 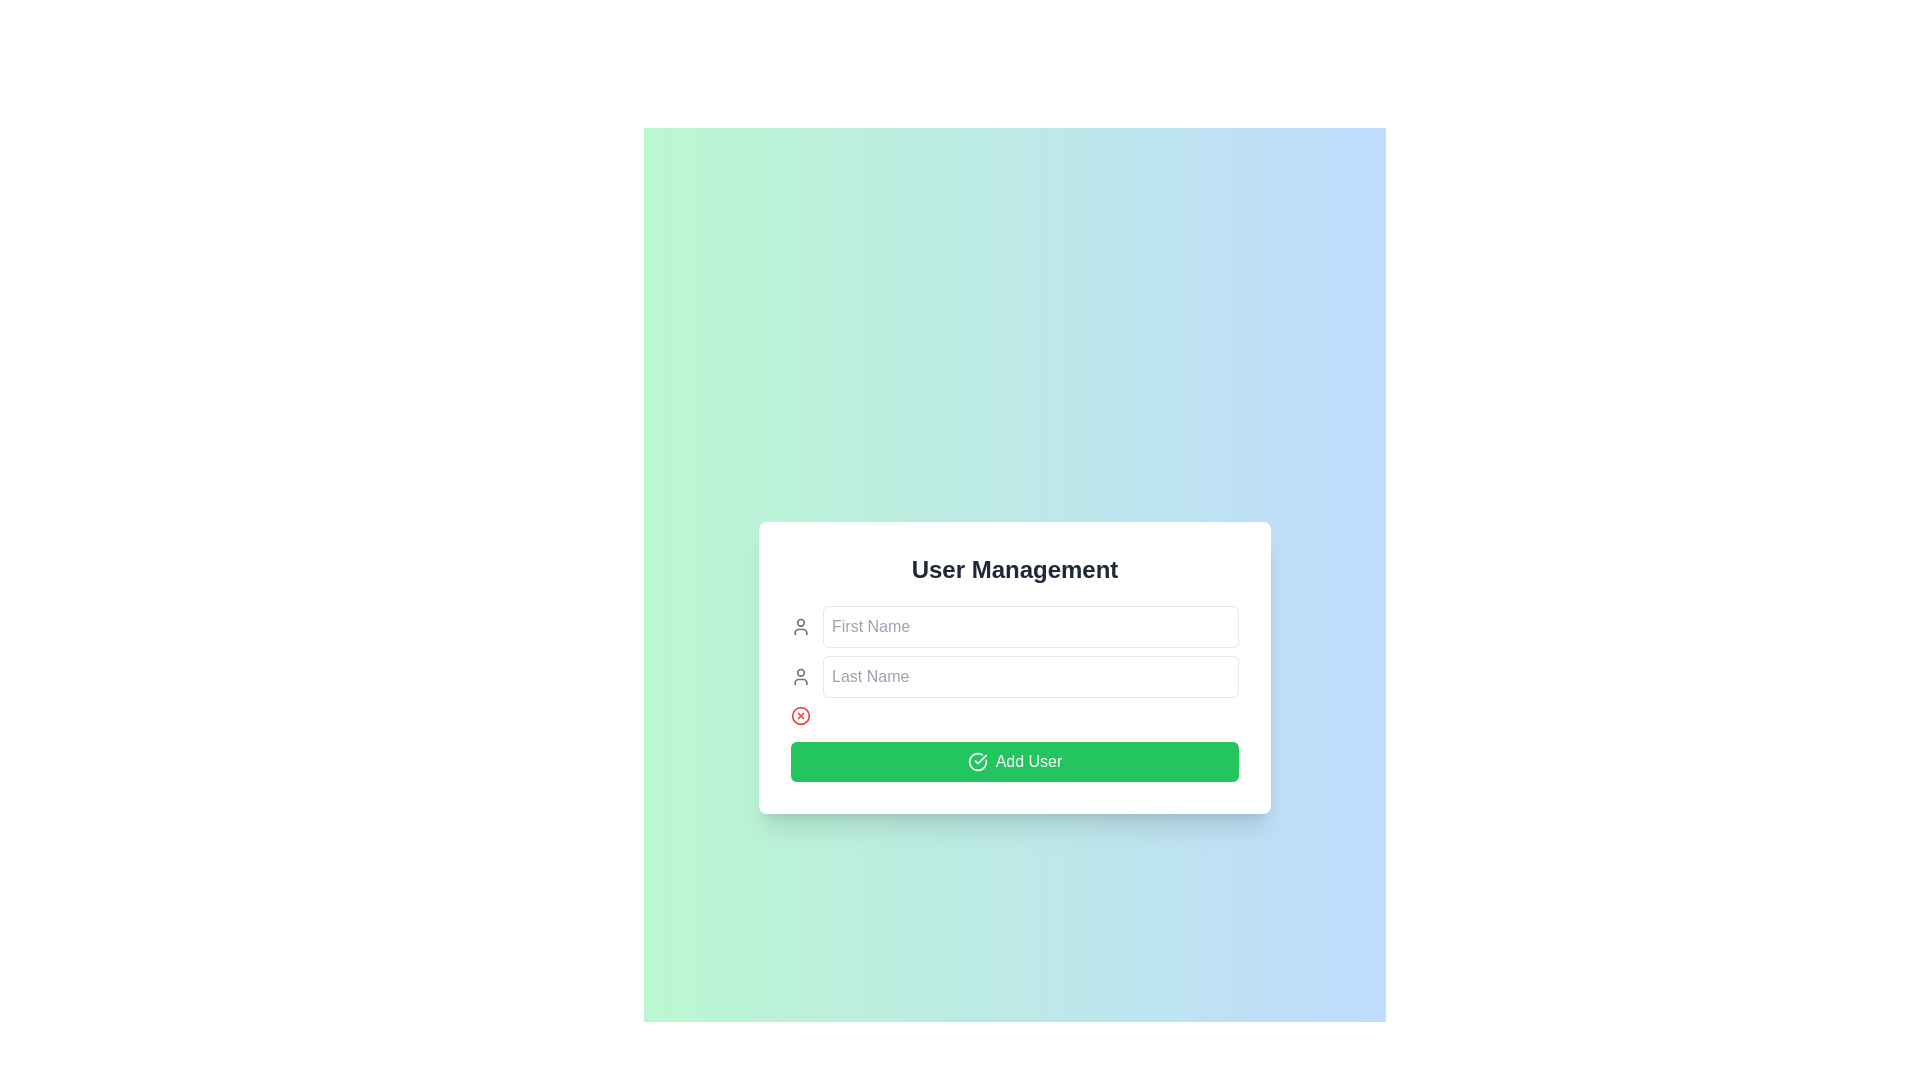 I want to click on the 'Add User' button located at the bottom of the 'User Management' modal, so click(x=1014, y=762).